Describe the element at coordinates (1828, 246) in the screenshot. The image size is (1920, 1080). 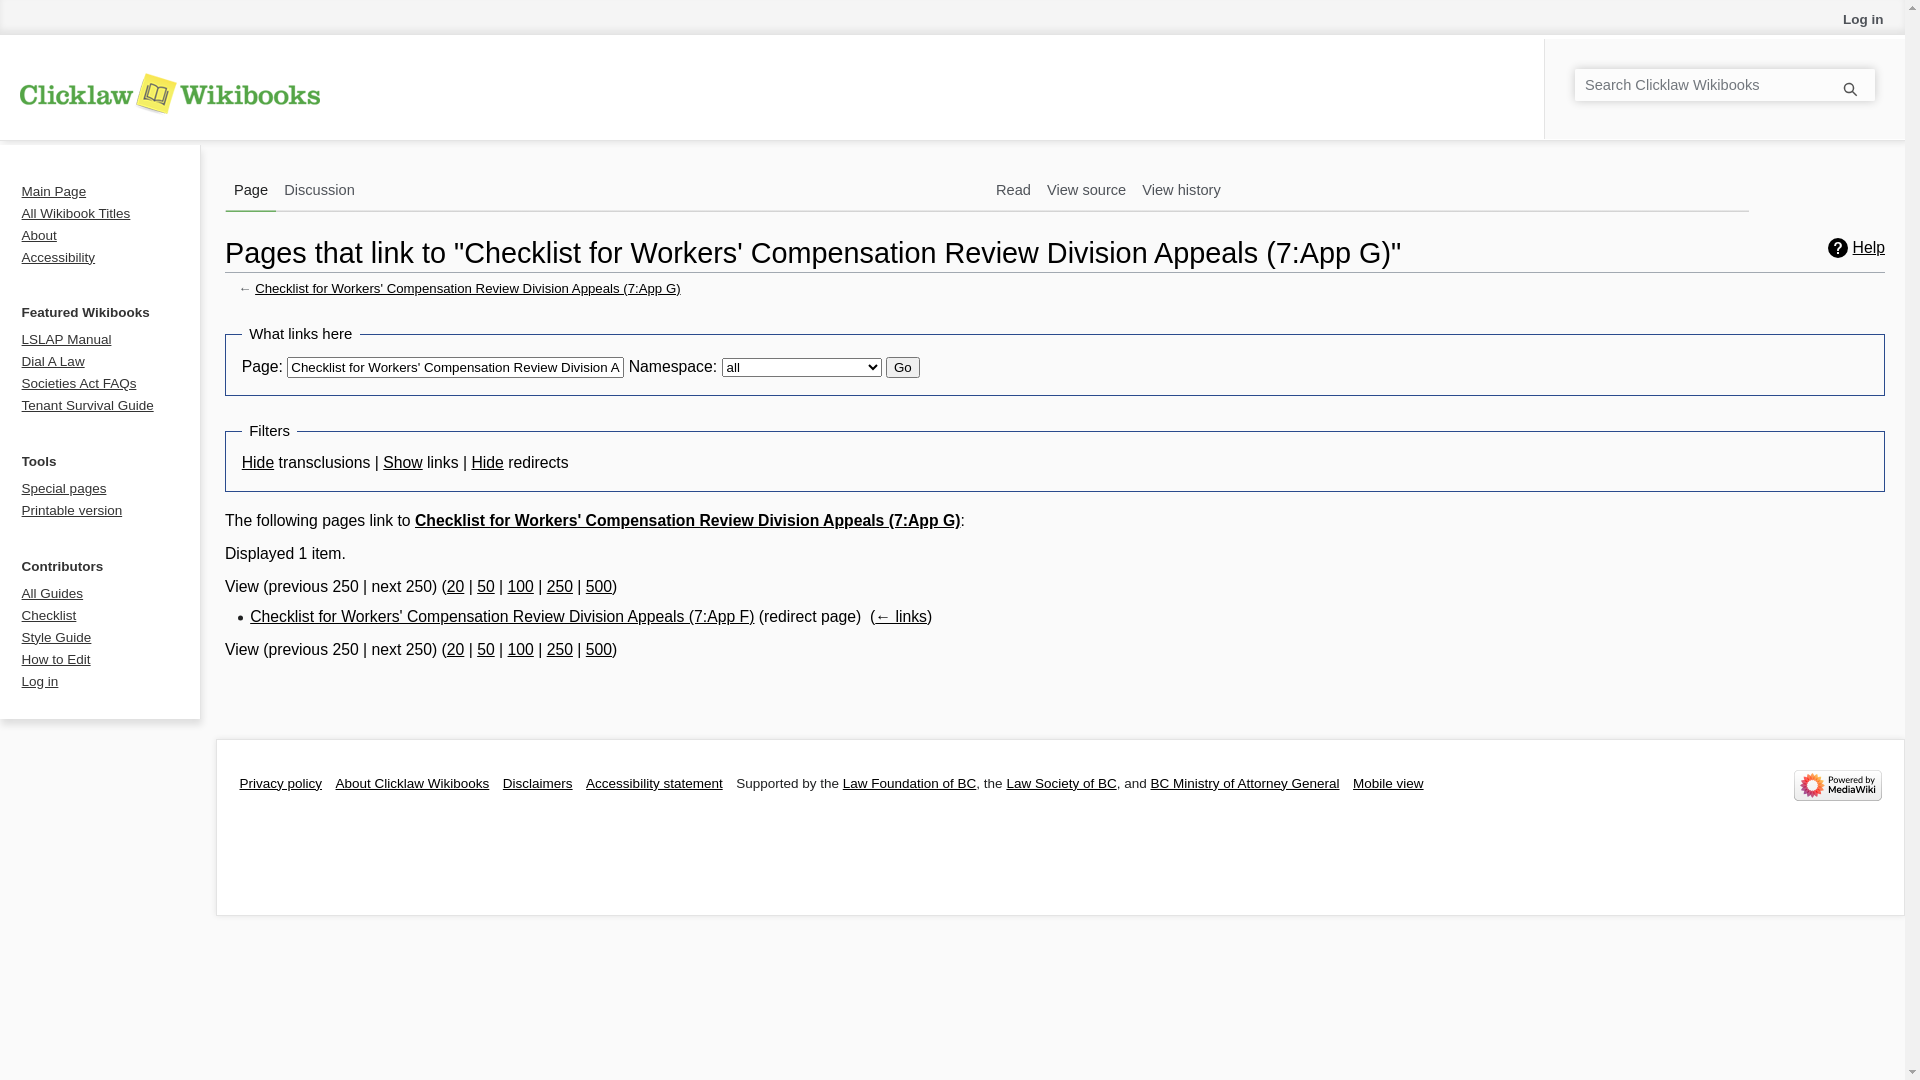
I see `'Help'` at that location.